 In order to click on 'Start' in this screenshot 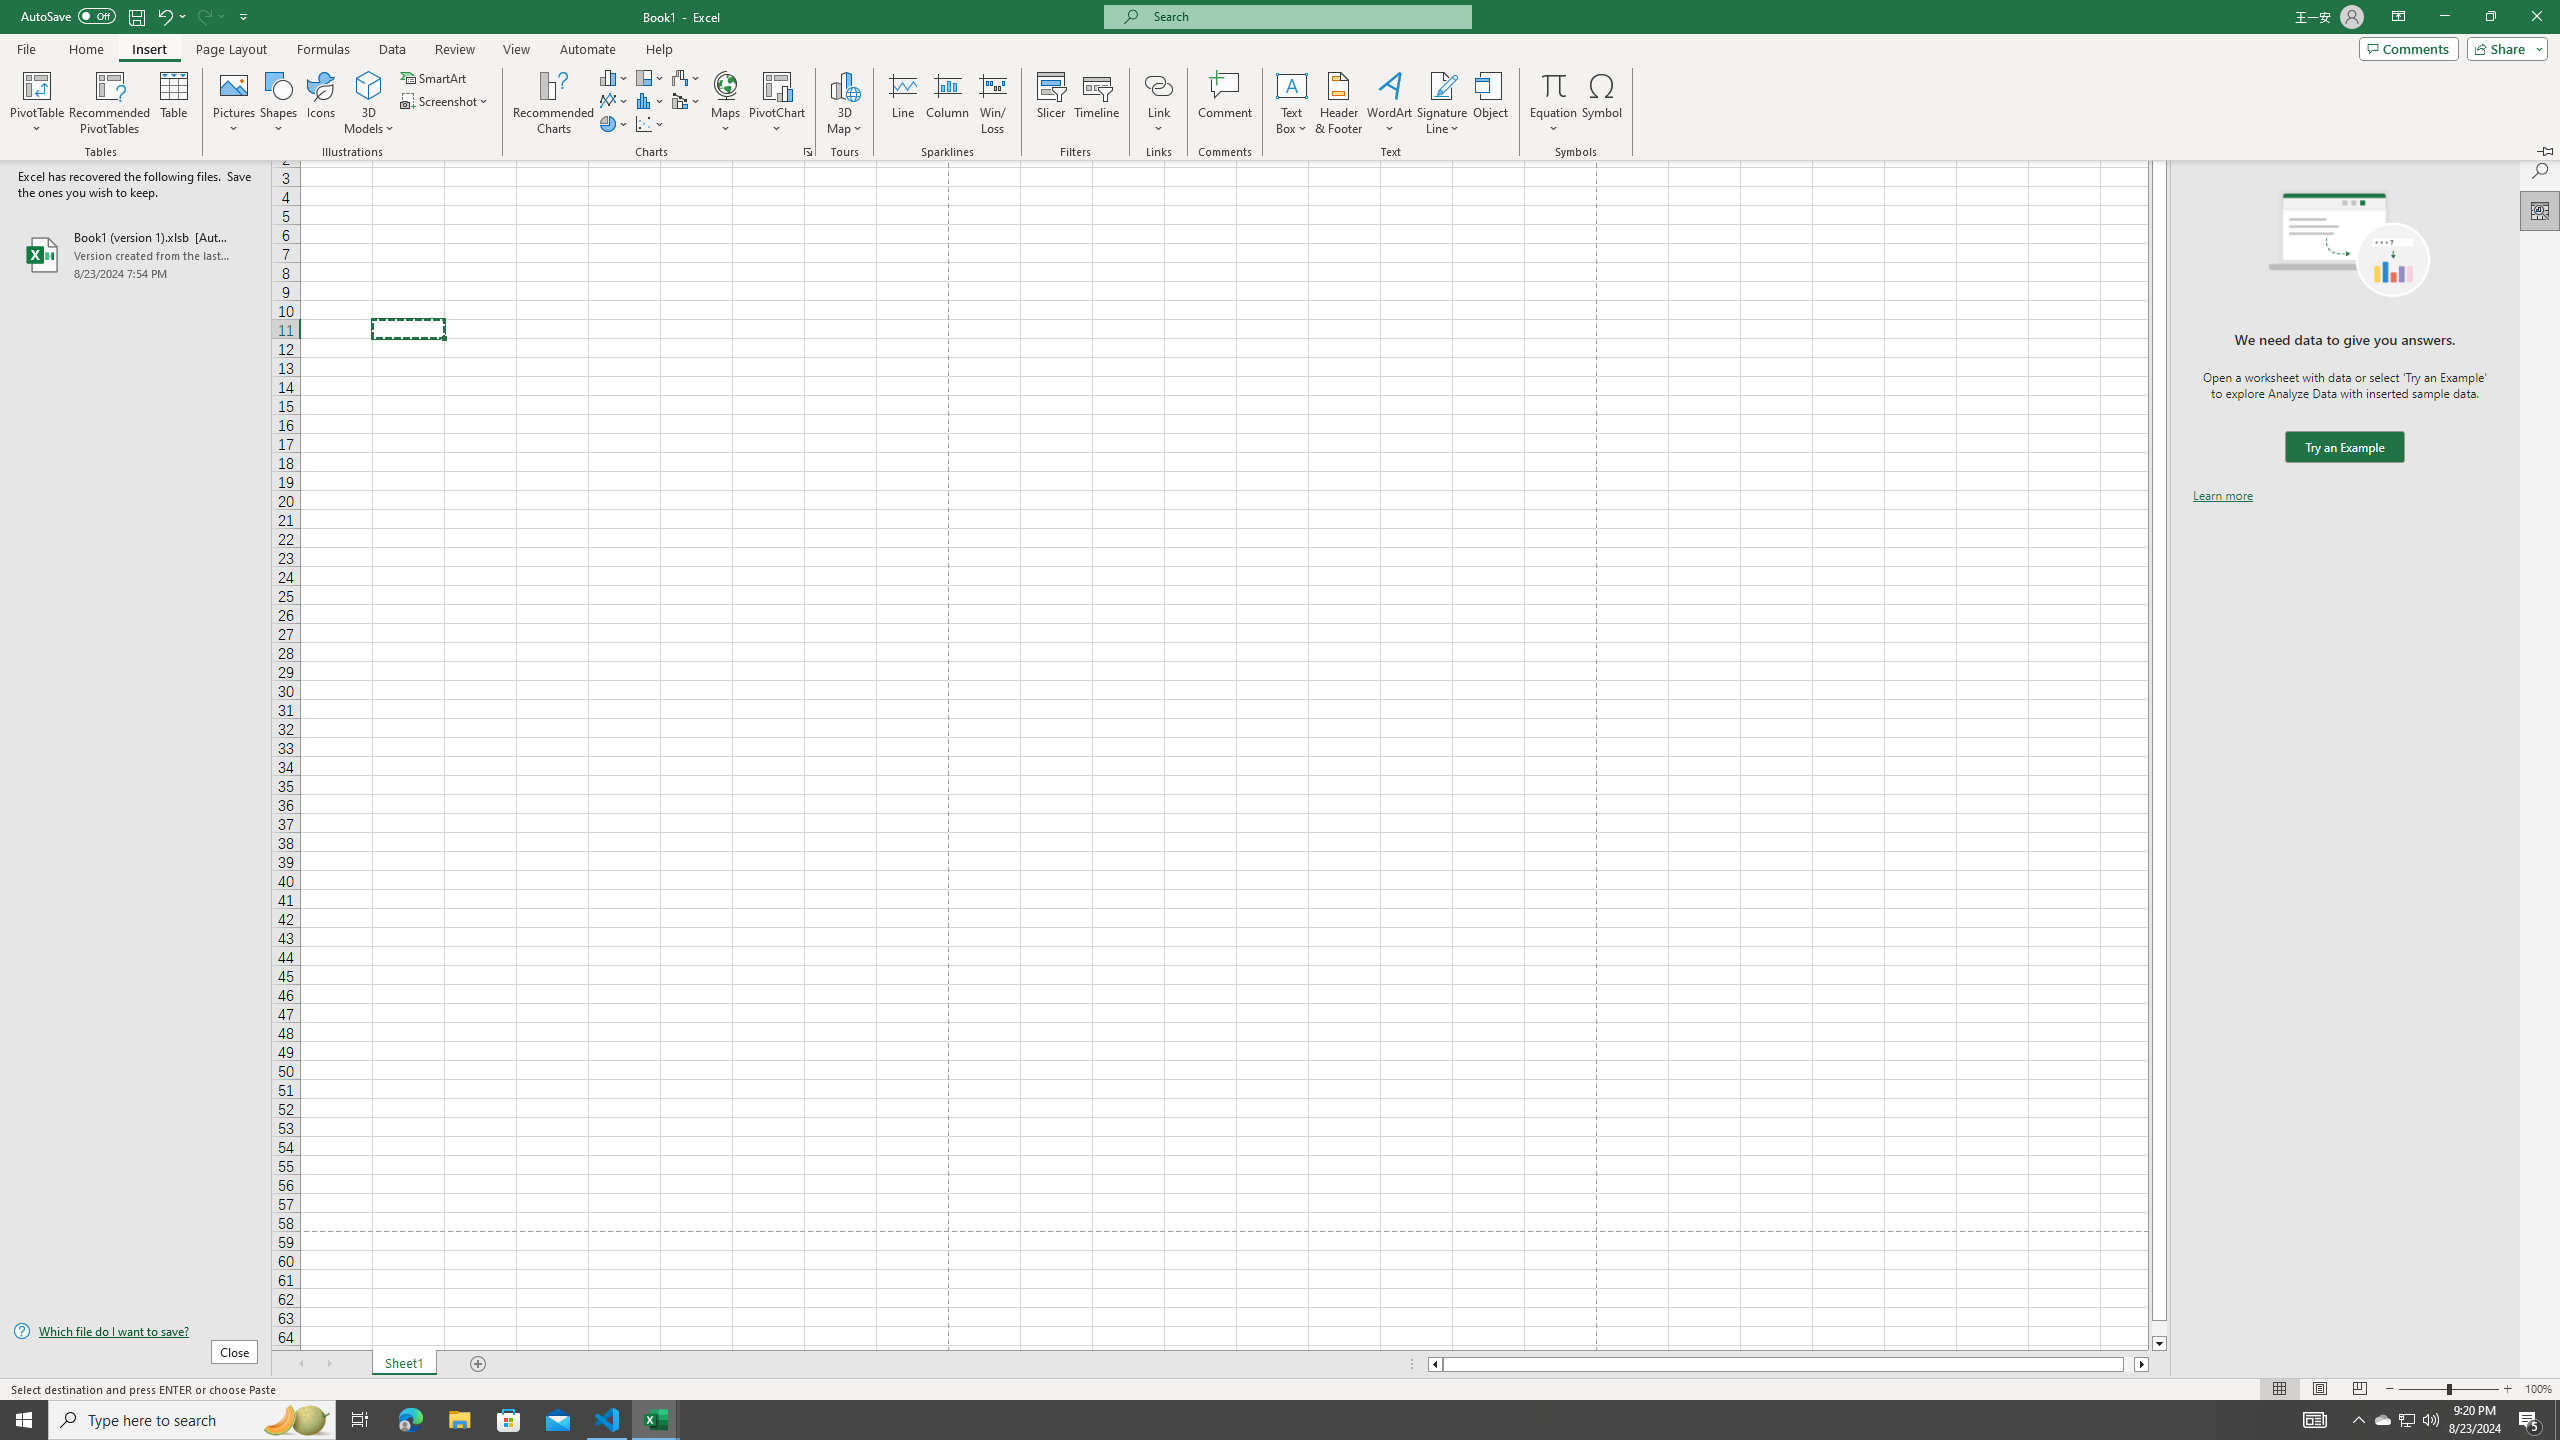, I will do `click(24, 1418)`.